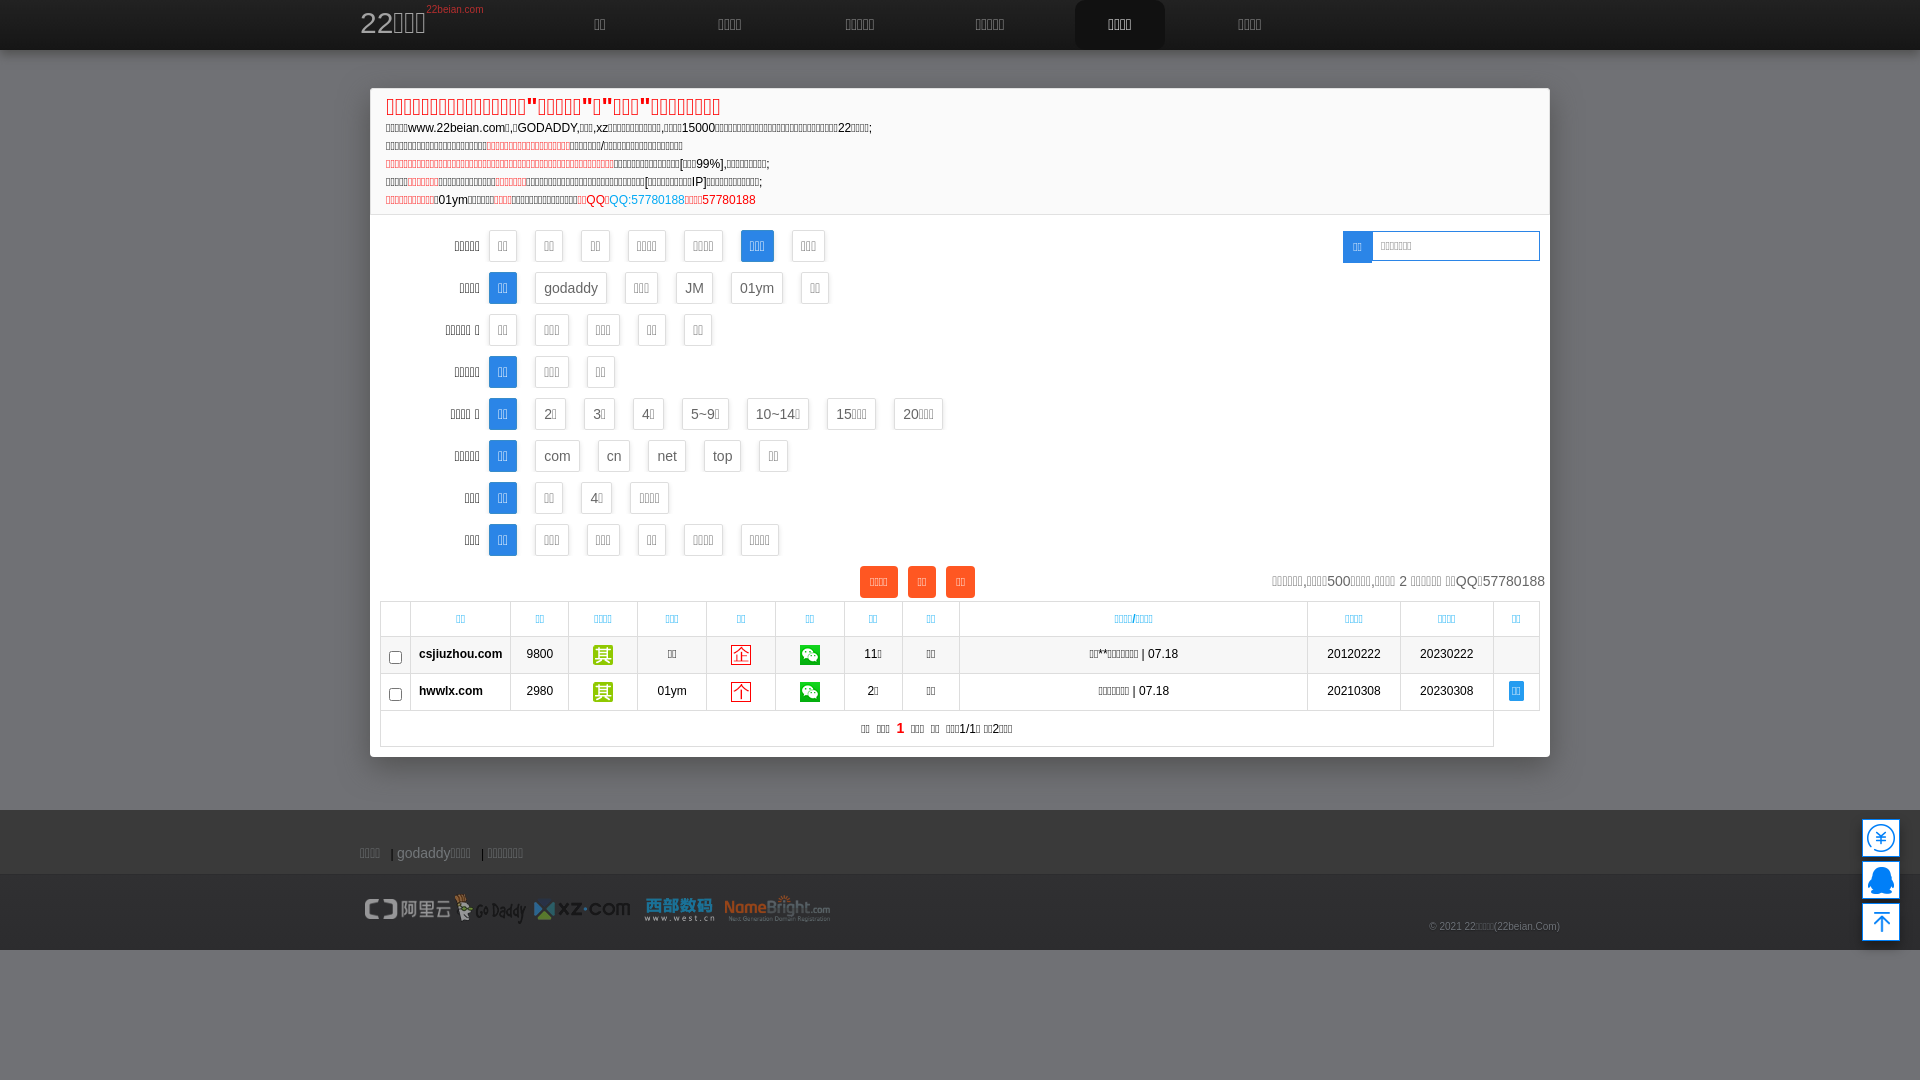 This screenshot has width=1920, height=1080. What do you see at coordinates (666, 455) in the screenshot?
I see `'net'` at bounding box center [666, 455].